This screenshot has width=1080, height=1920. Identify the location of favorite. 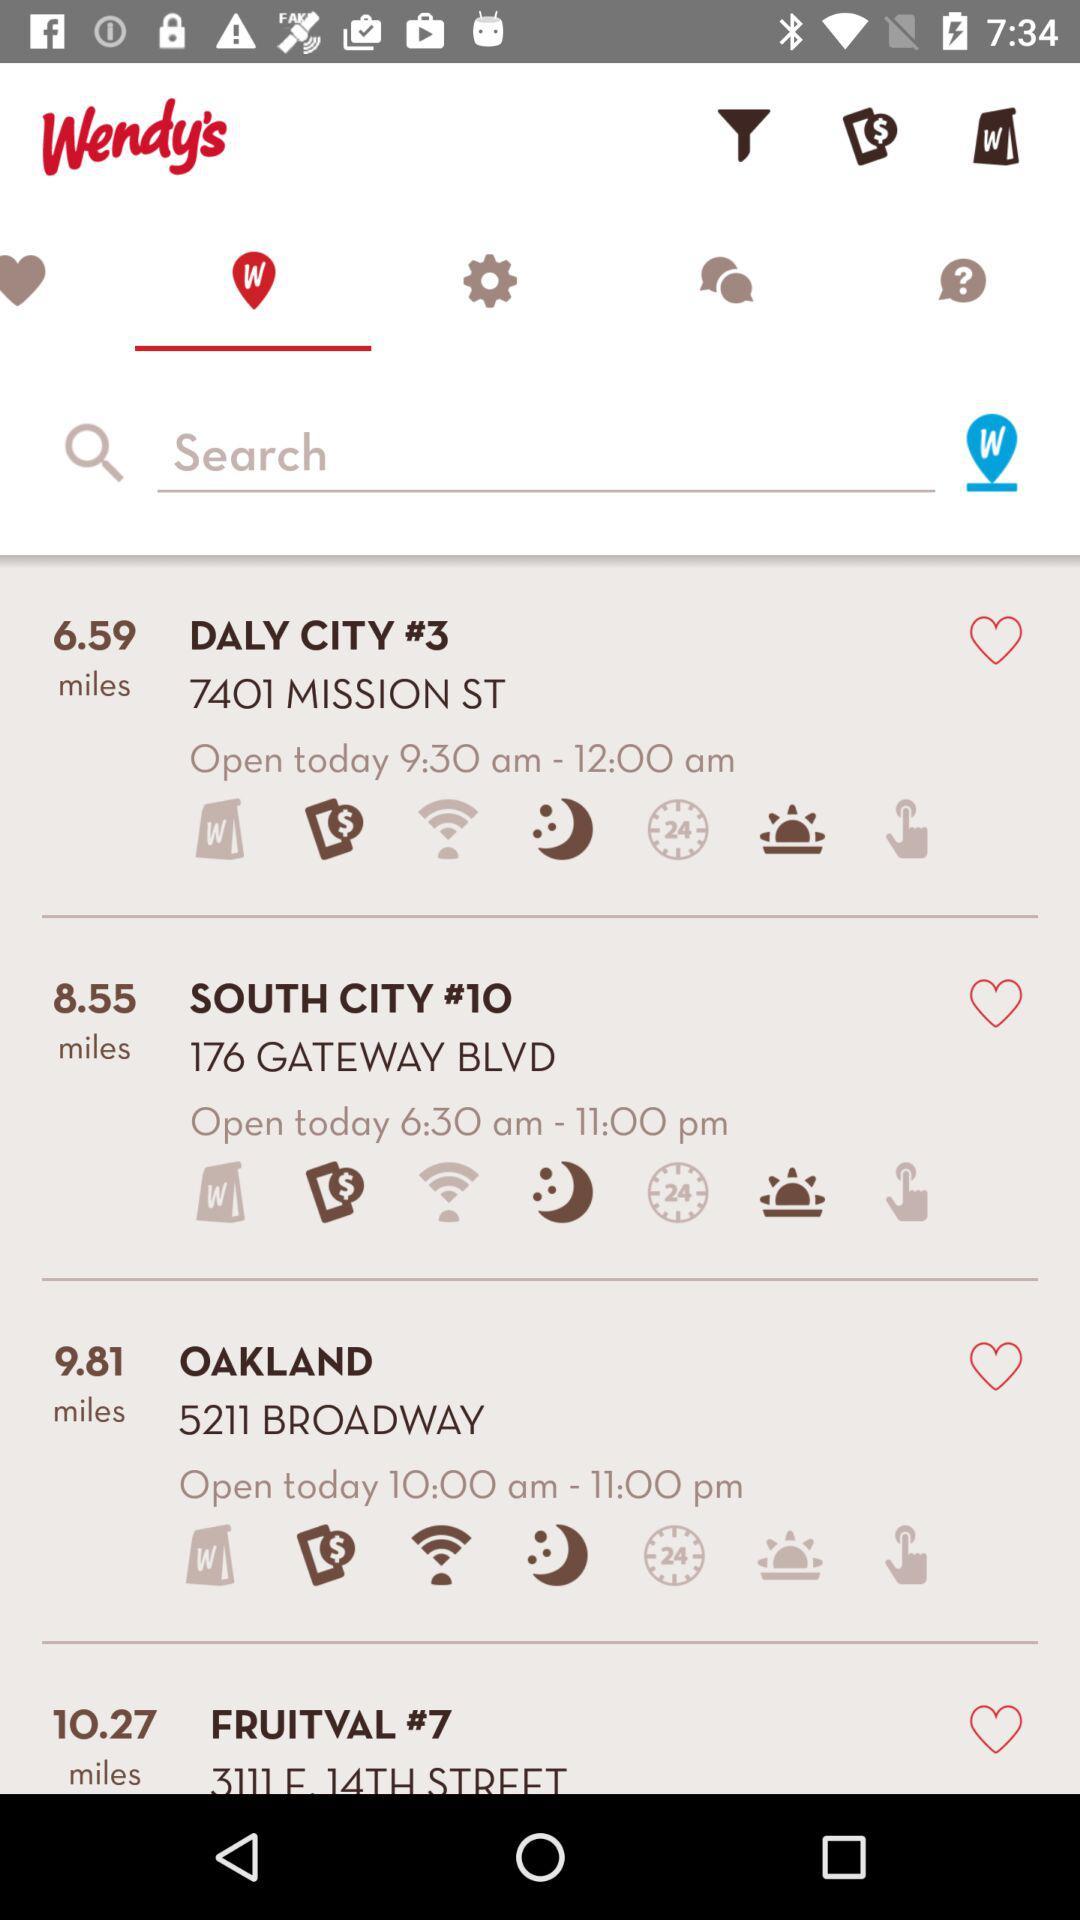
(995, 1727).